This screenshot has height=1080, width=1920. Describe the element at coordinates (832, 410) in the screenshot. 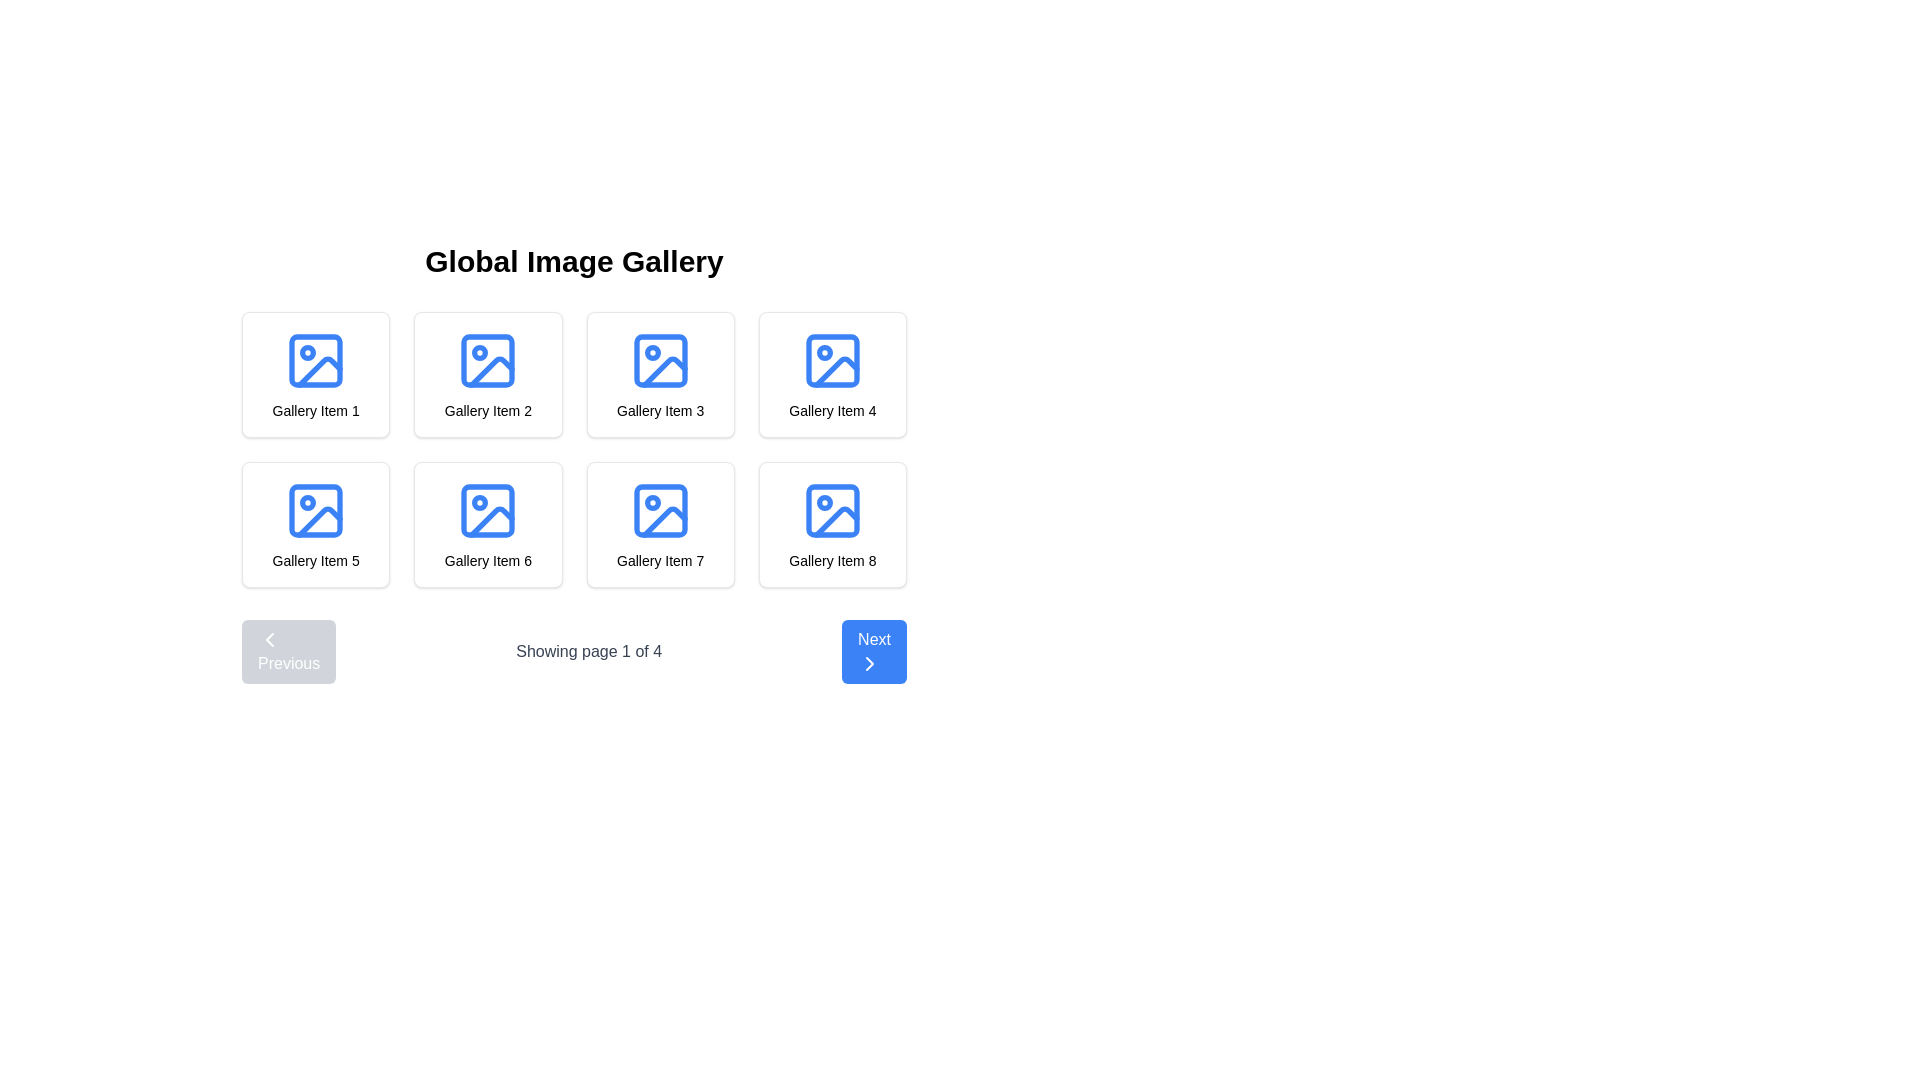

I see `text label that displays 'Gallery Item 4', located in the fourth tile of a grid layout, below a blue image icon` at that location.